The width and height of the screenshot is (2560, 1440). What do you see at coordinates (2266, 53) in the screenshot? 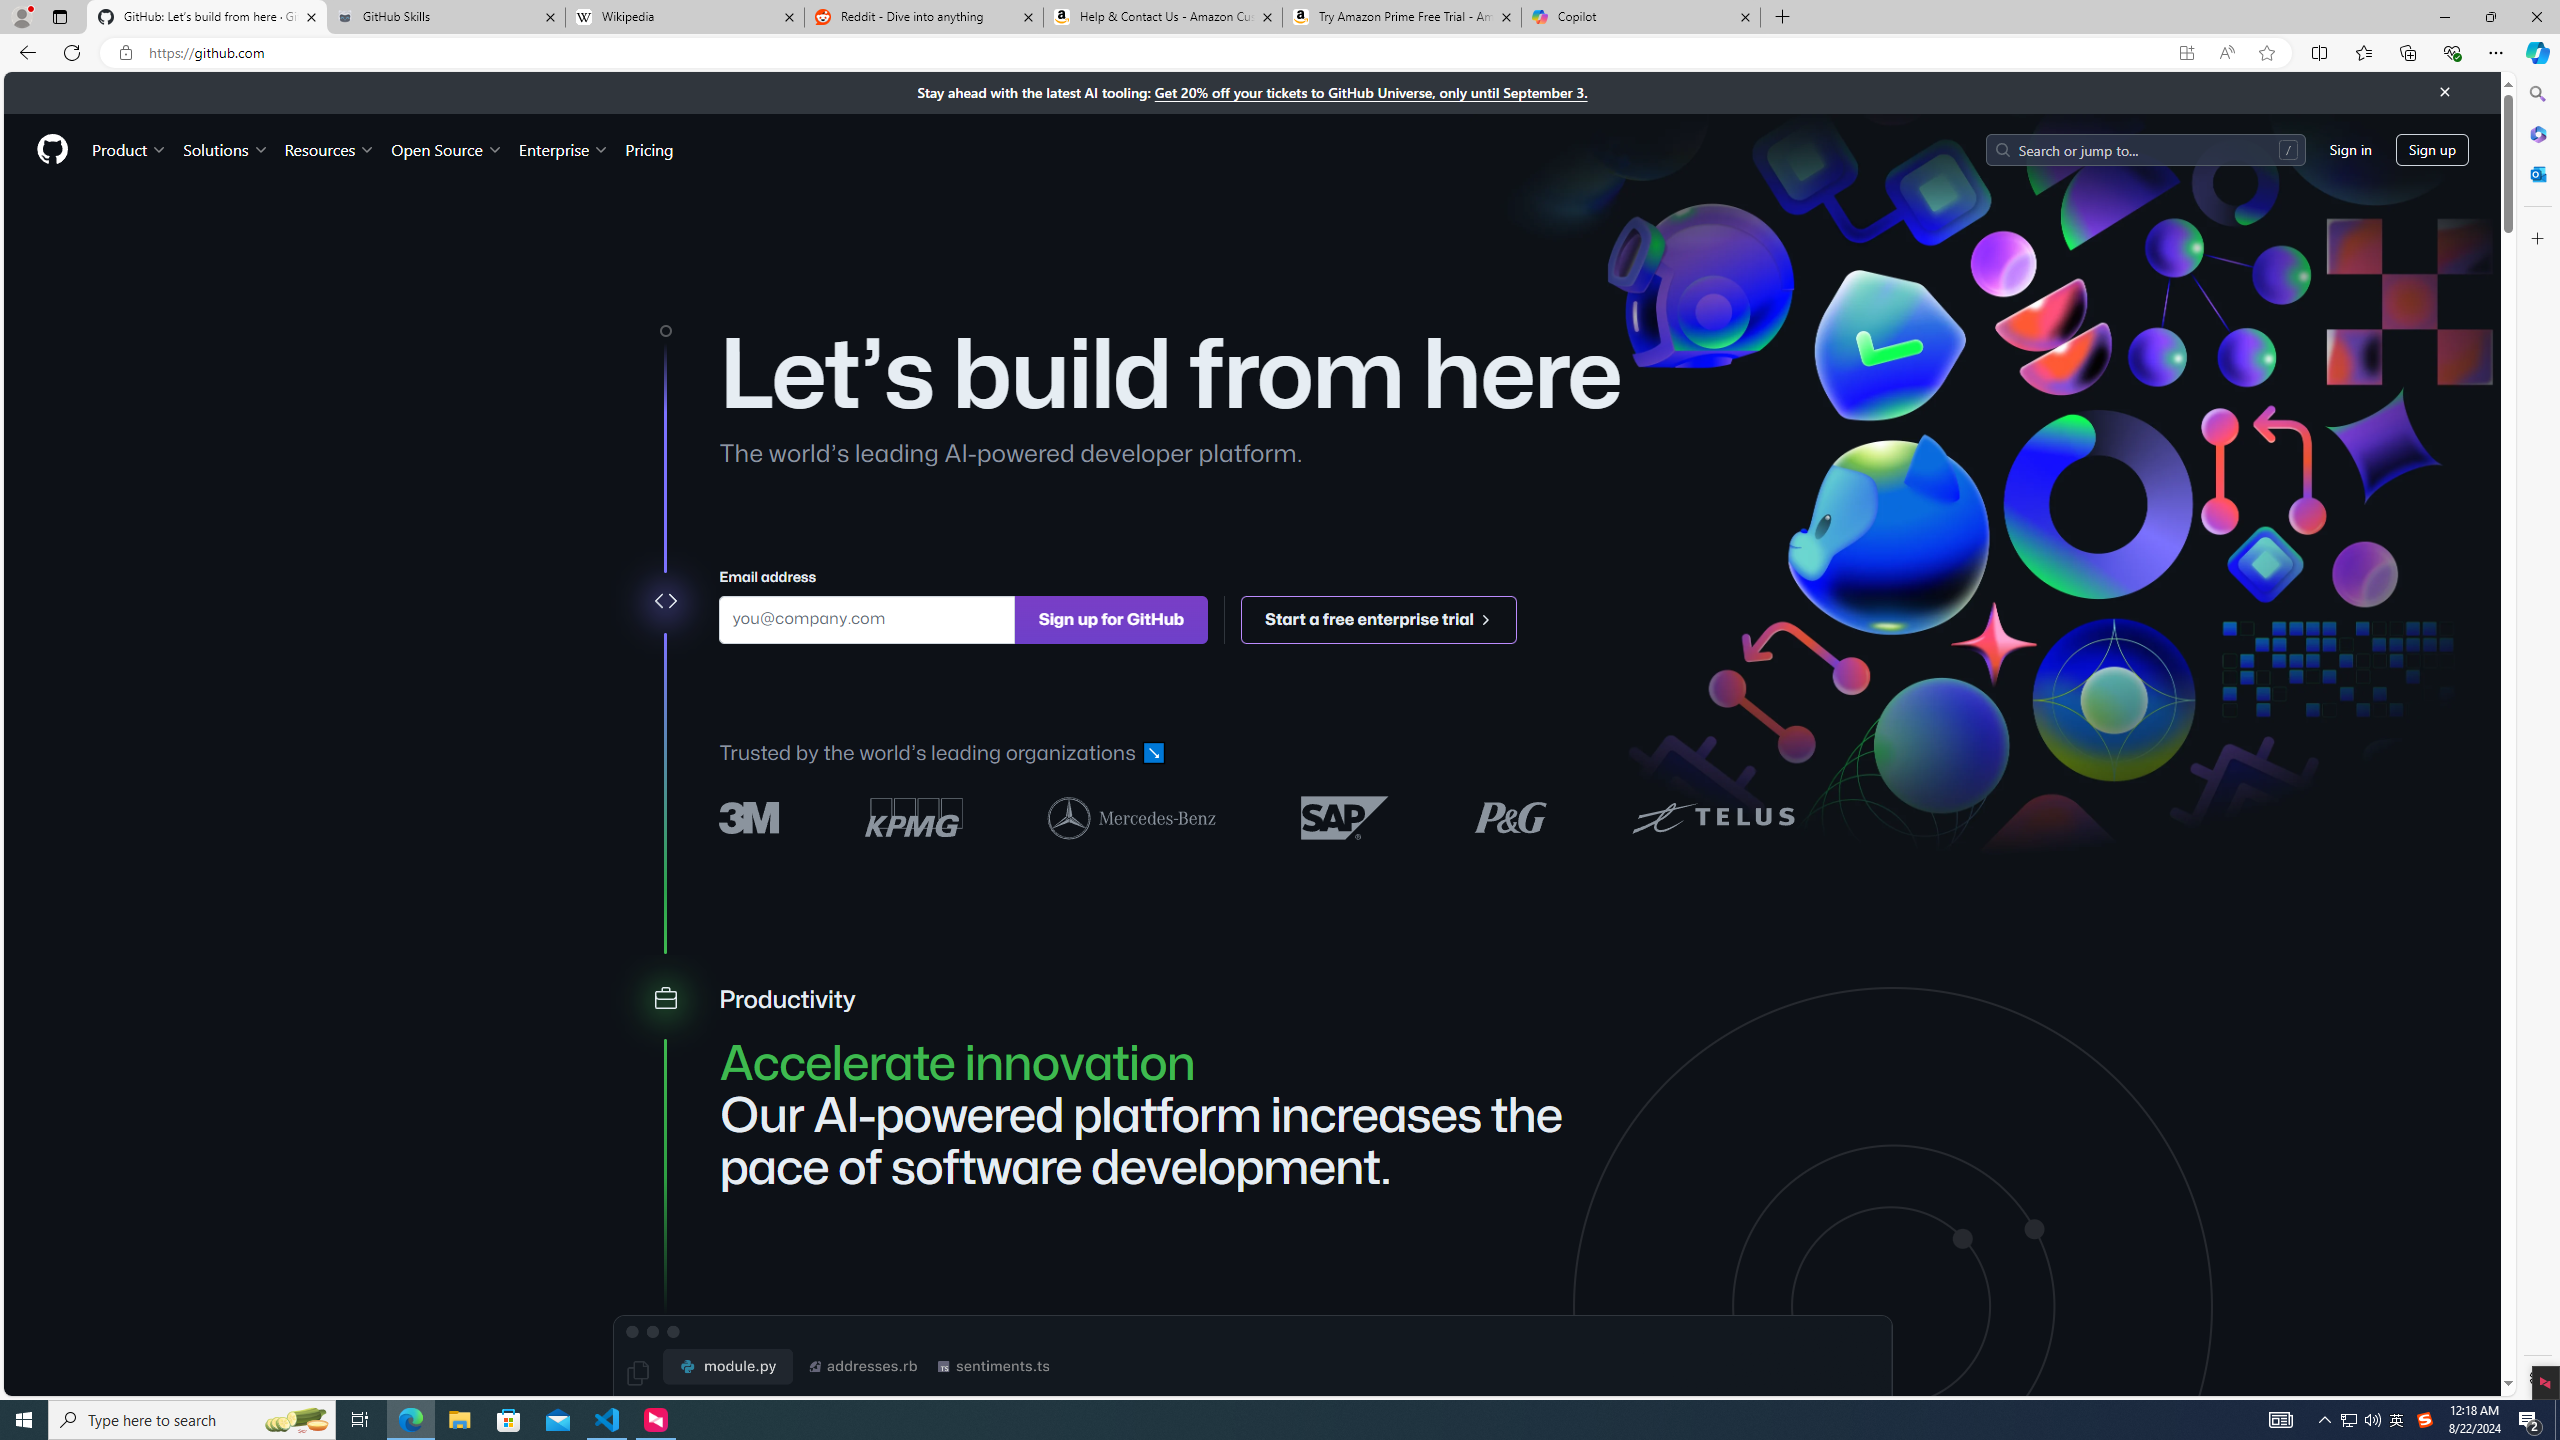
I see `'Add this page to favorites (Ctrl+D)'` at bounding box center [2266, 53].